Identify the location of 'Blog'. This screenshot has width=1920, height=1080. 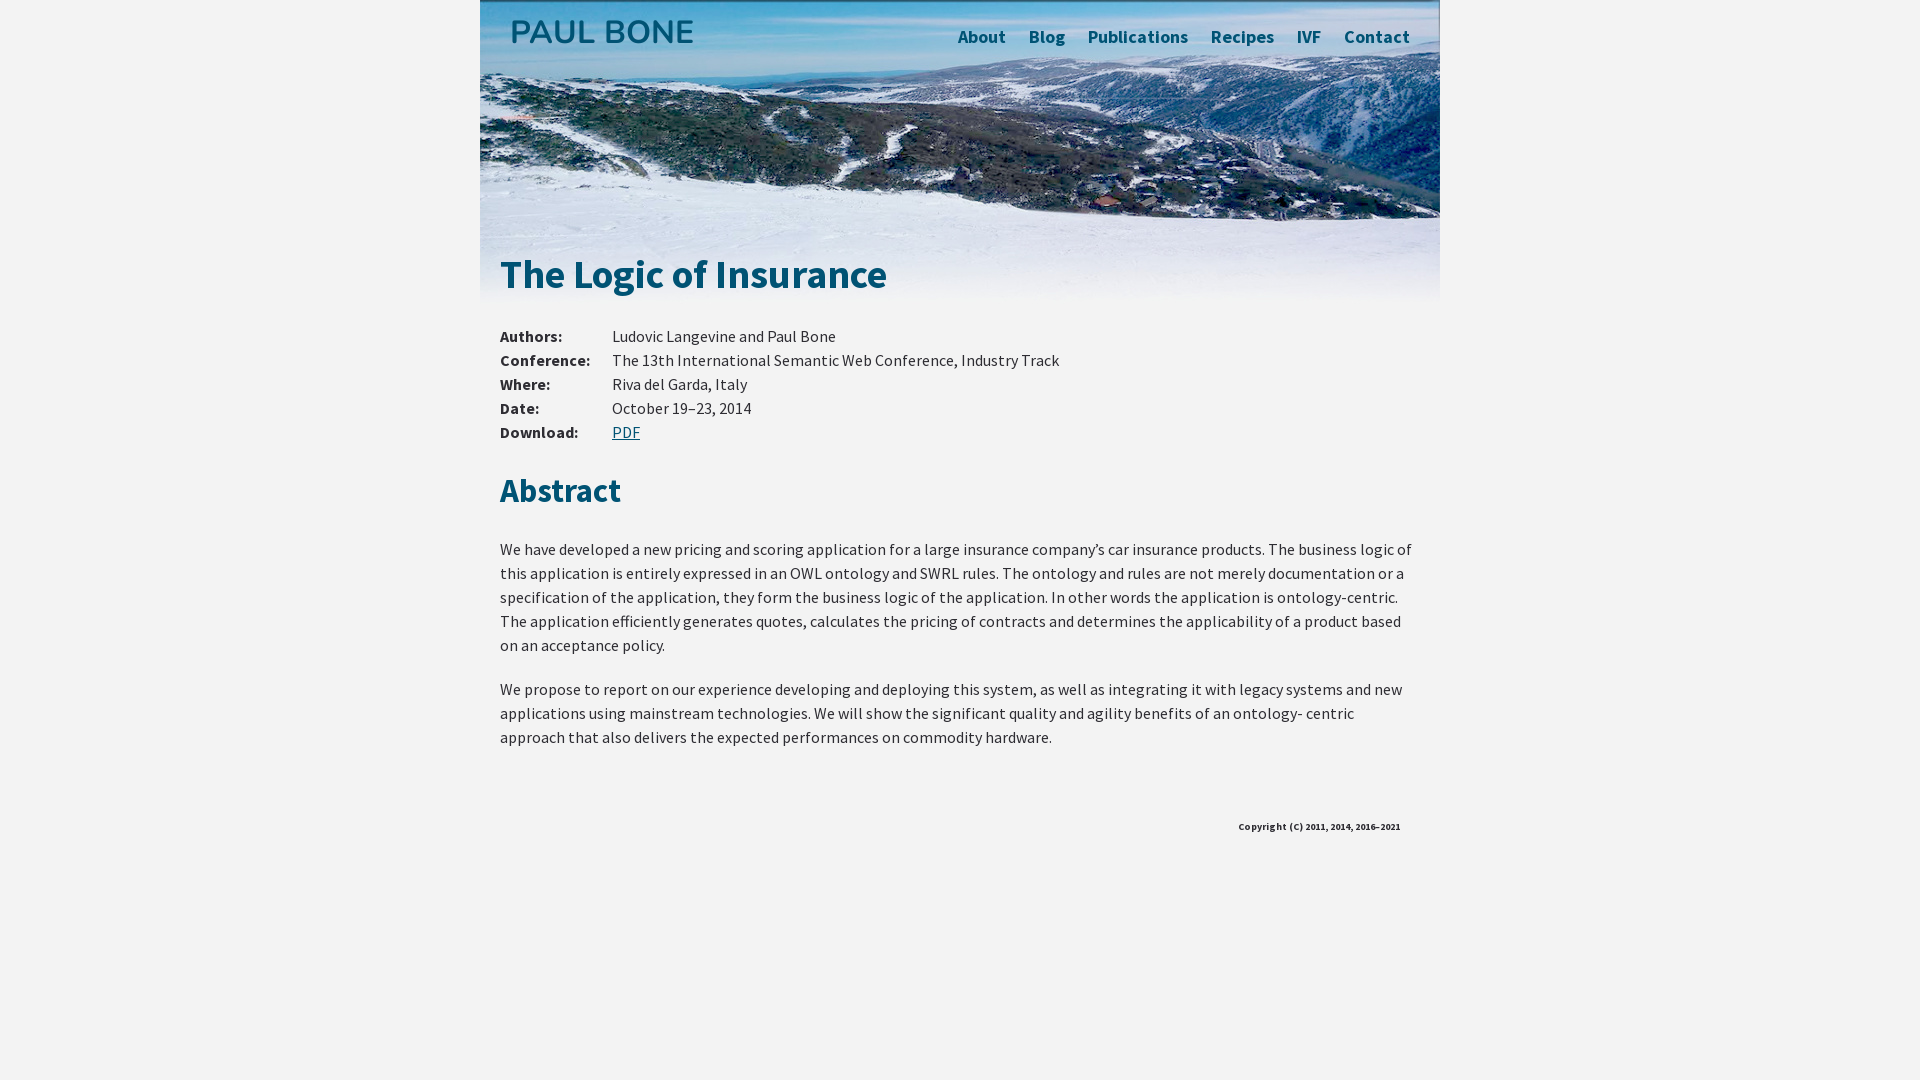
(1028, 36).